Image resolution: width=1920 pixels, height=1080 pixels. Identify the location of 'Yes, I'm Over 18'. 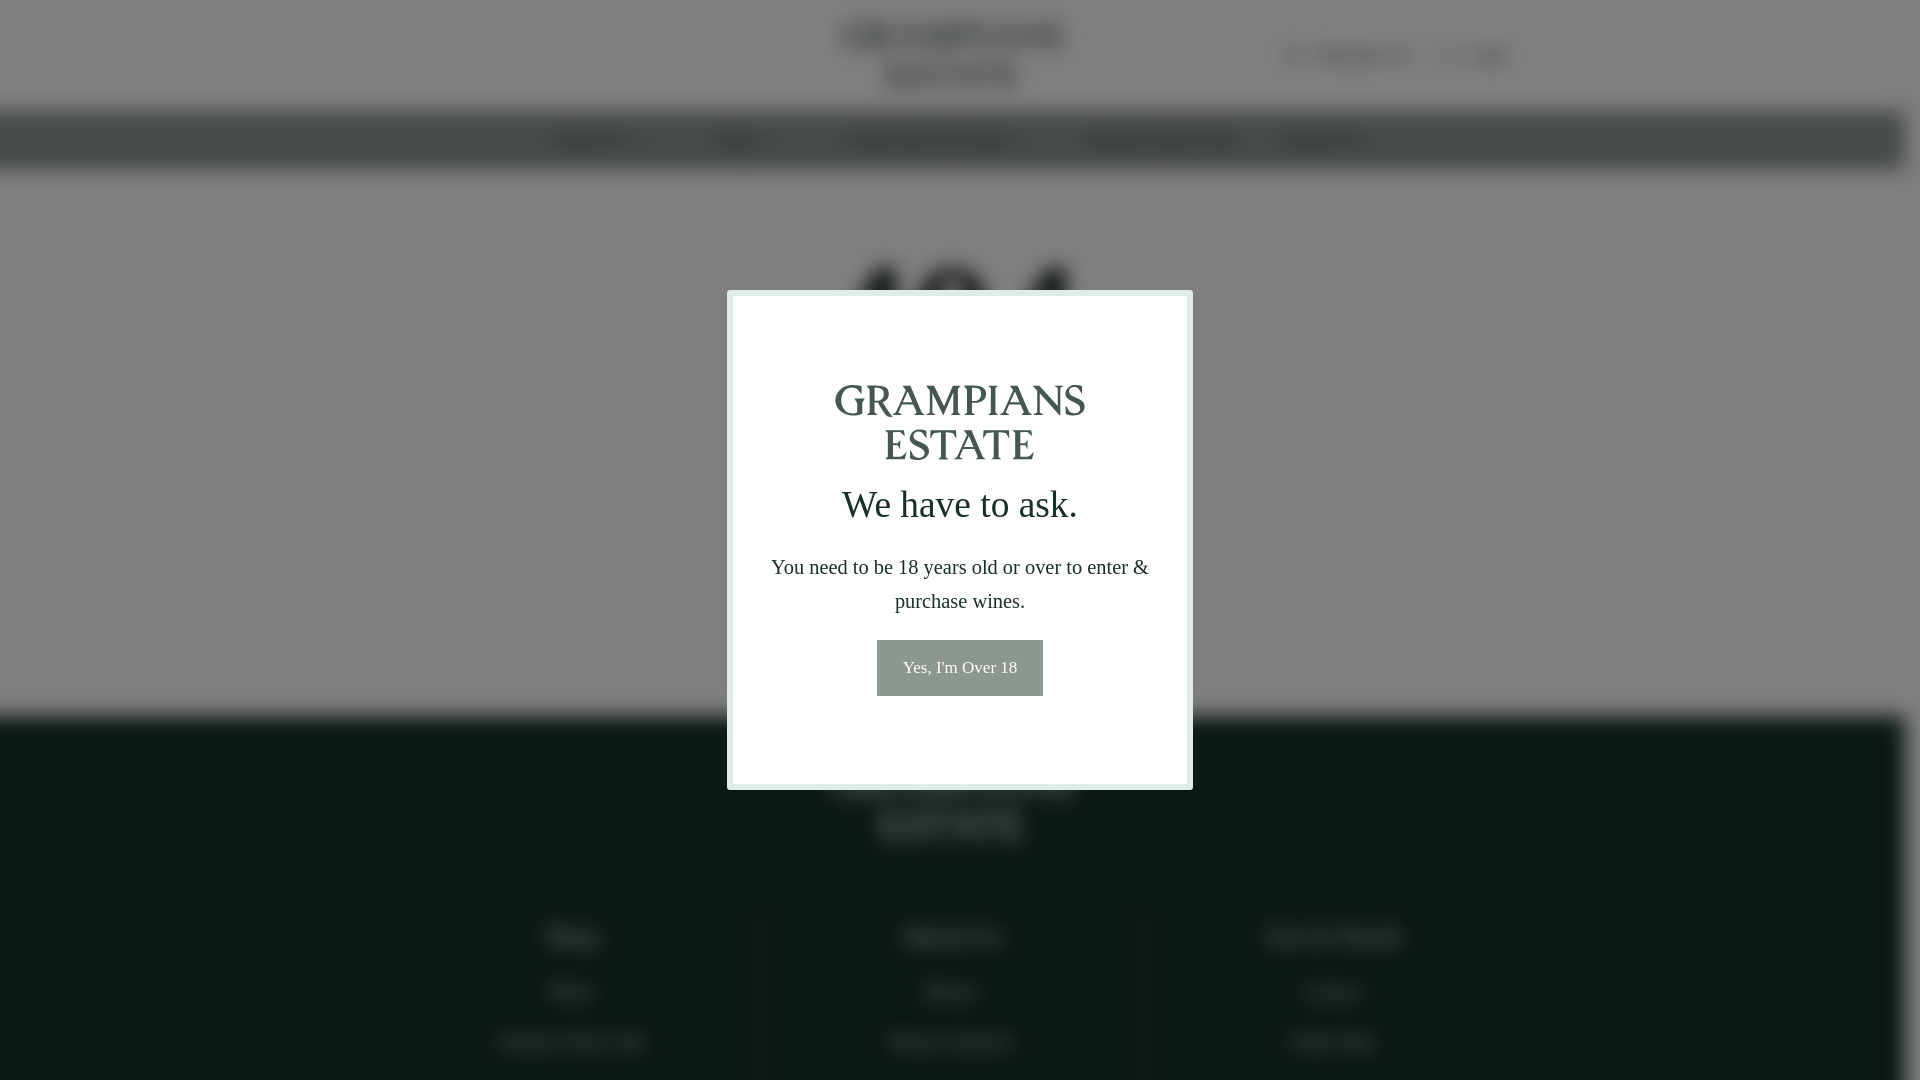
(877, 667).